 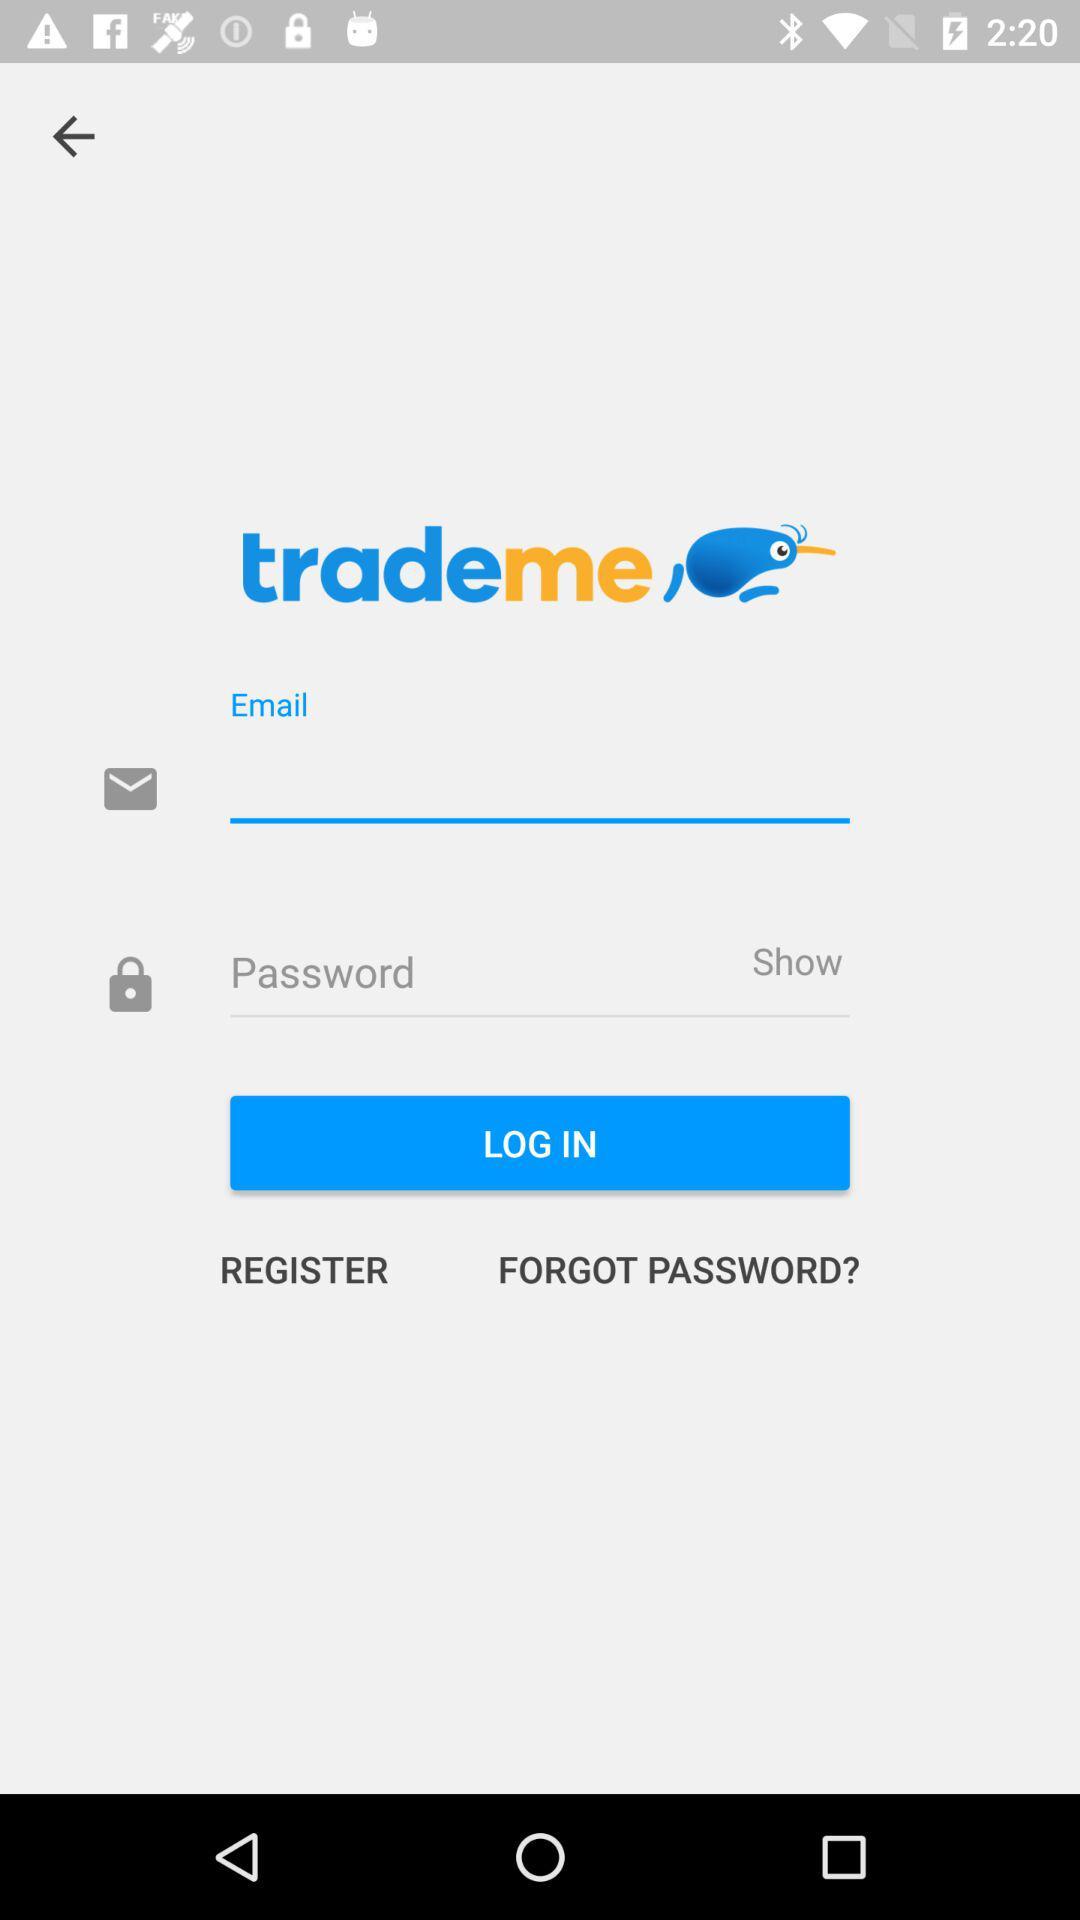 I want to click on register item, so click(x=324, y=1267).